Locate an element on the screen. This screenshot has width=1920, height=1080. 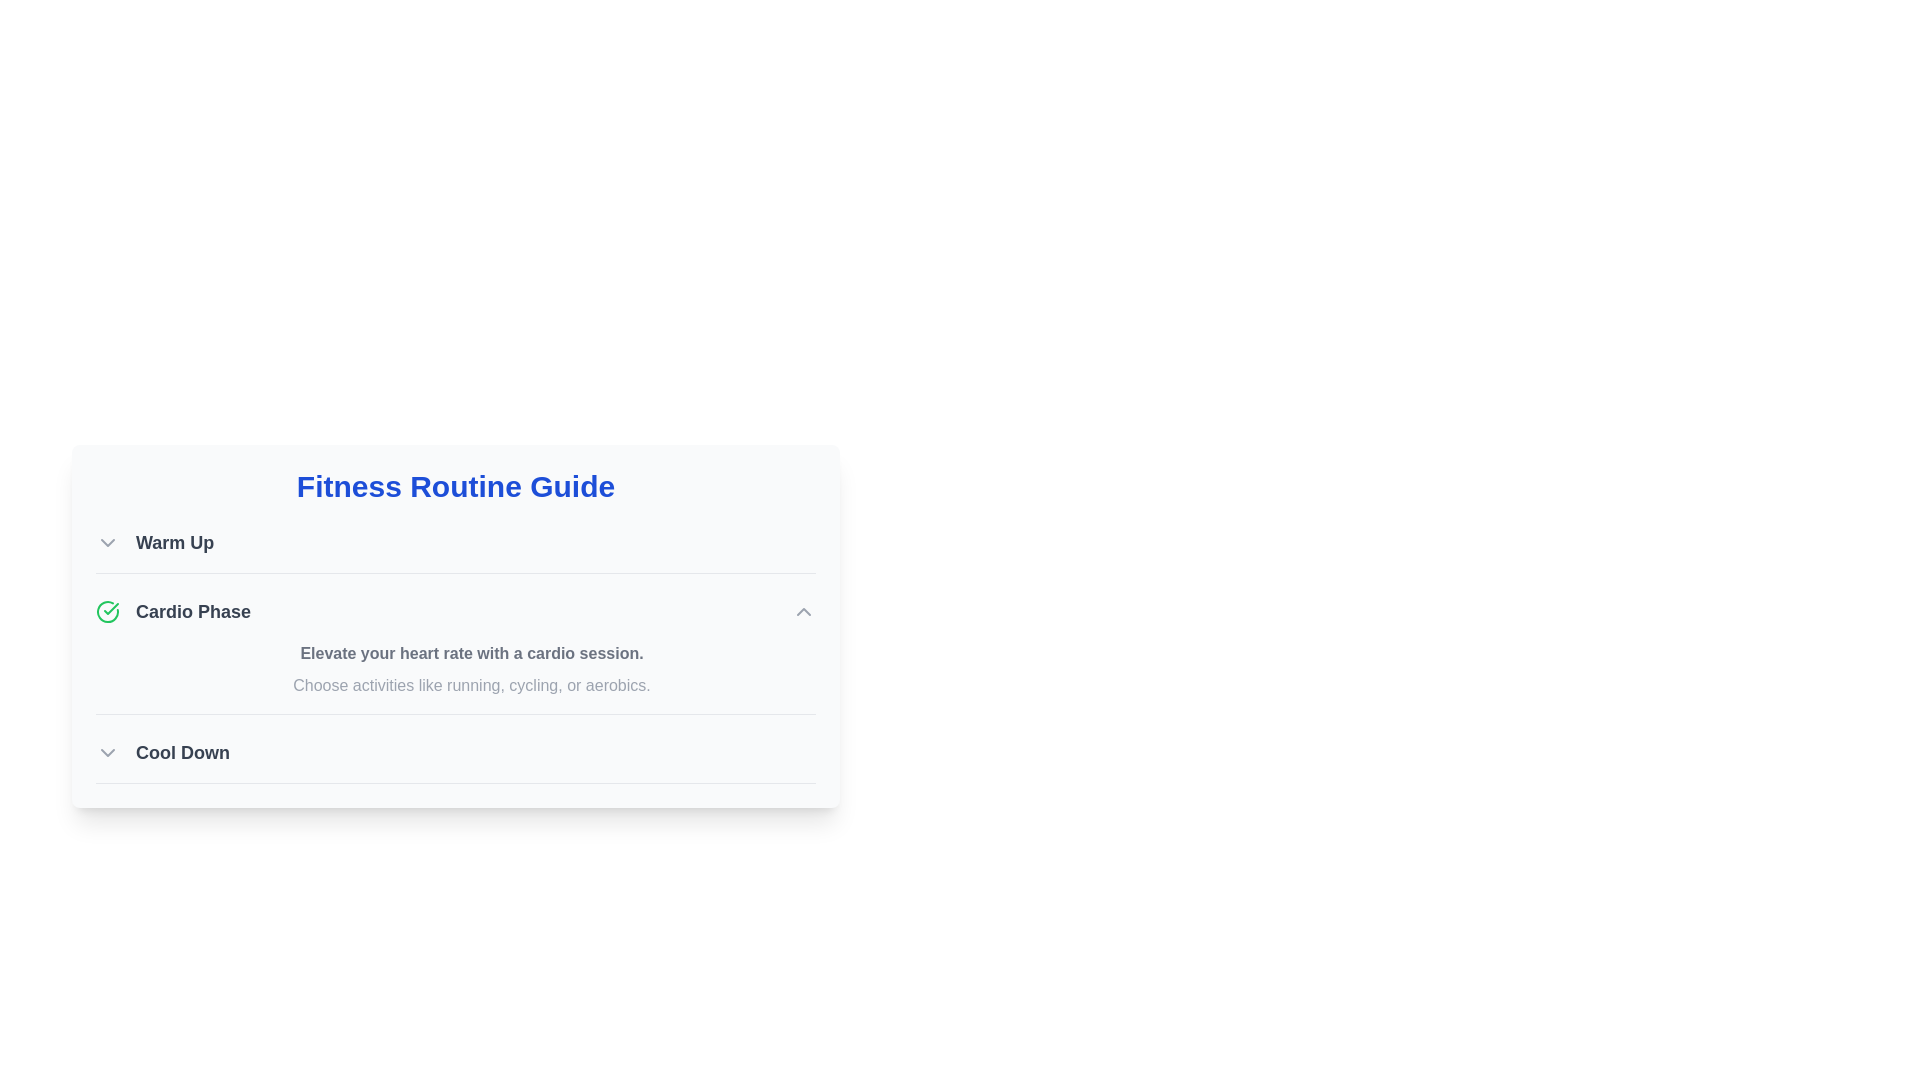
the text element that reads 'Choose activities like running, cycling, or aerobics.' which is styled in gray and located within the 'Cardio Phase' section is located at coordinates (470, 685).